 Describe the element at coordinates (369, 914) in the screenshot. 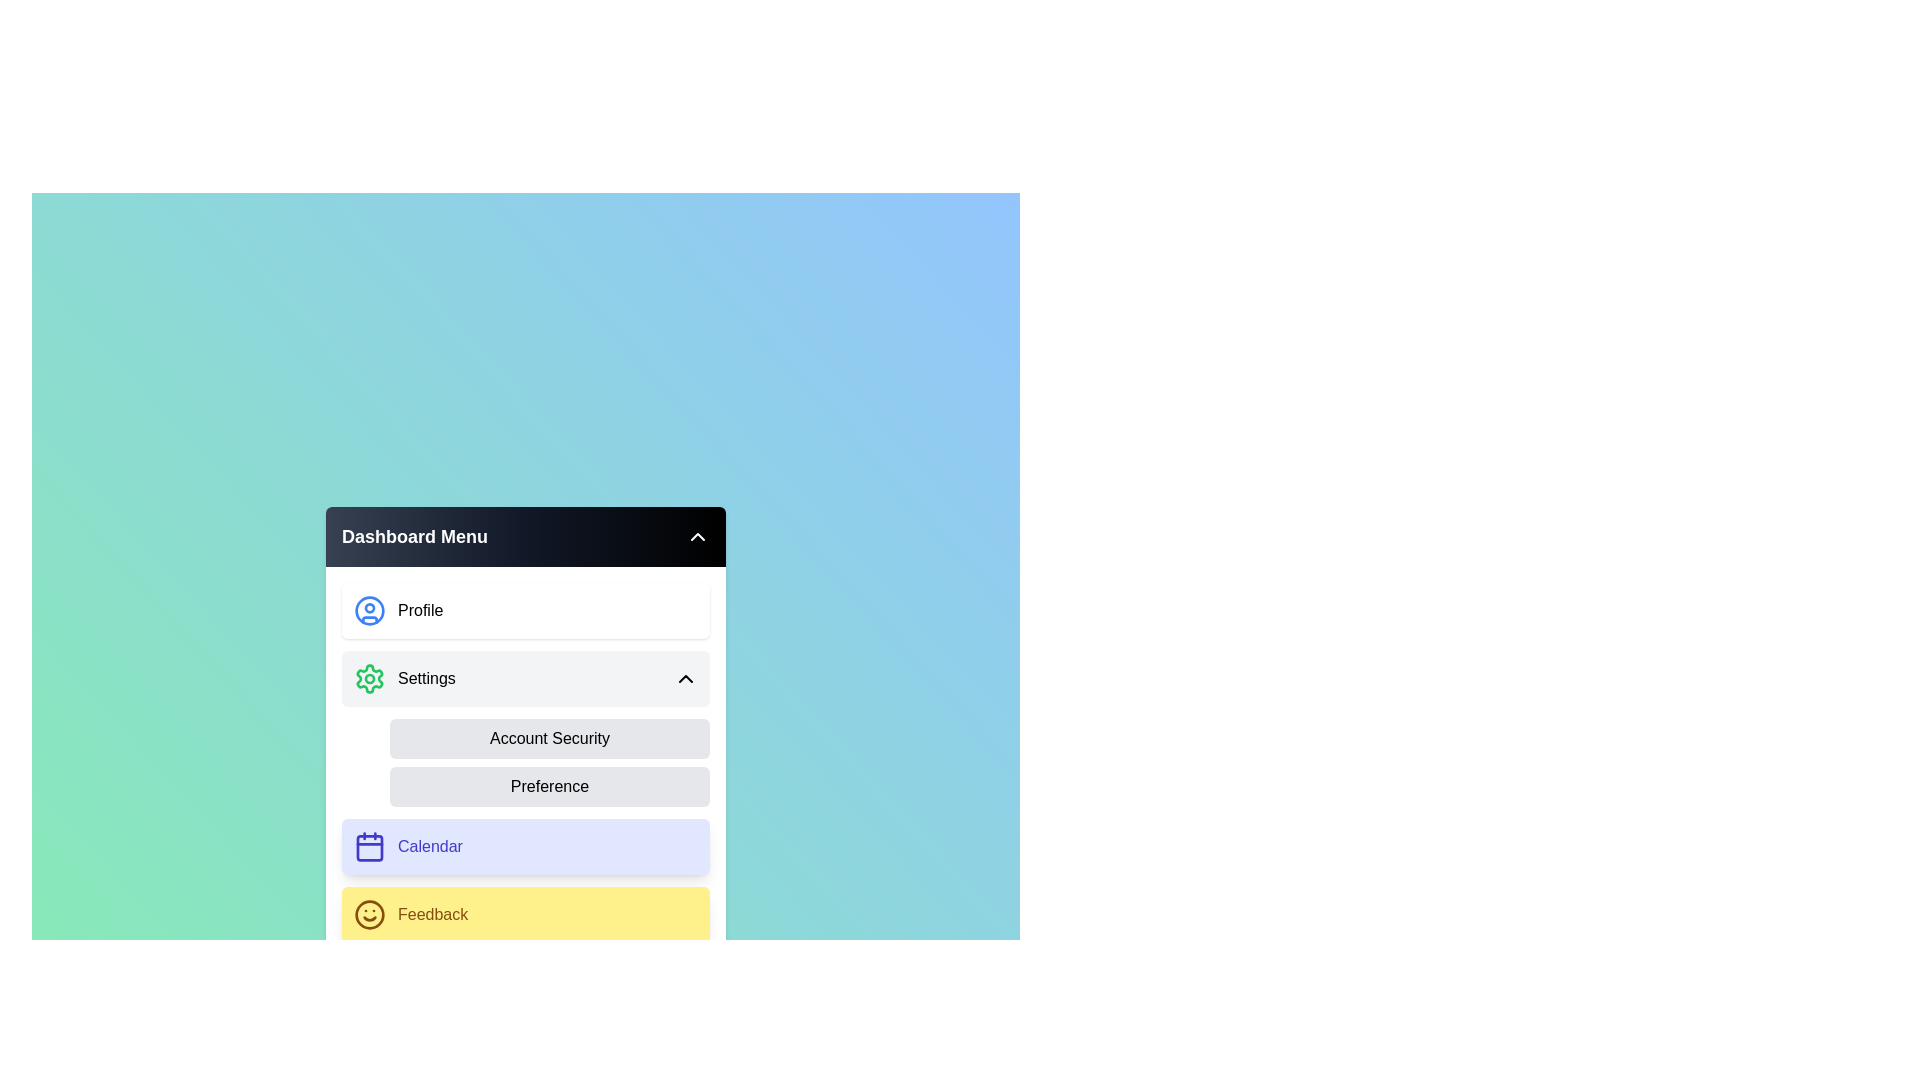

I see `the circular smiley face icon on the yellow feedback card located at the bottom-left of the vertical list` at that location.